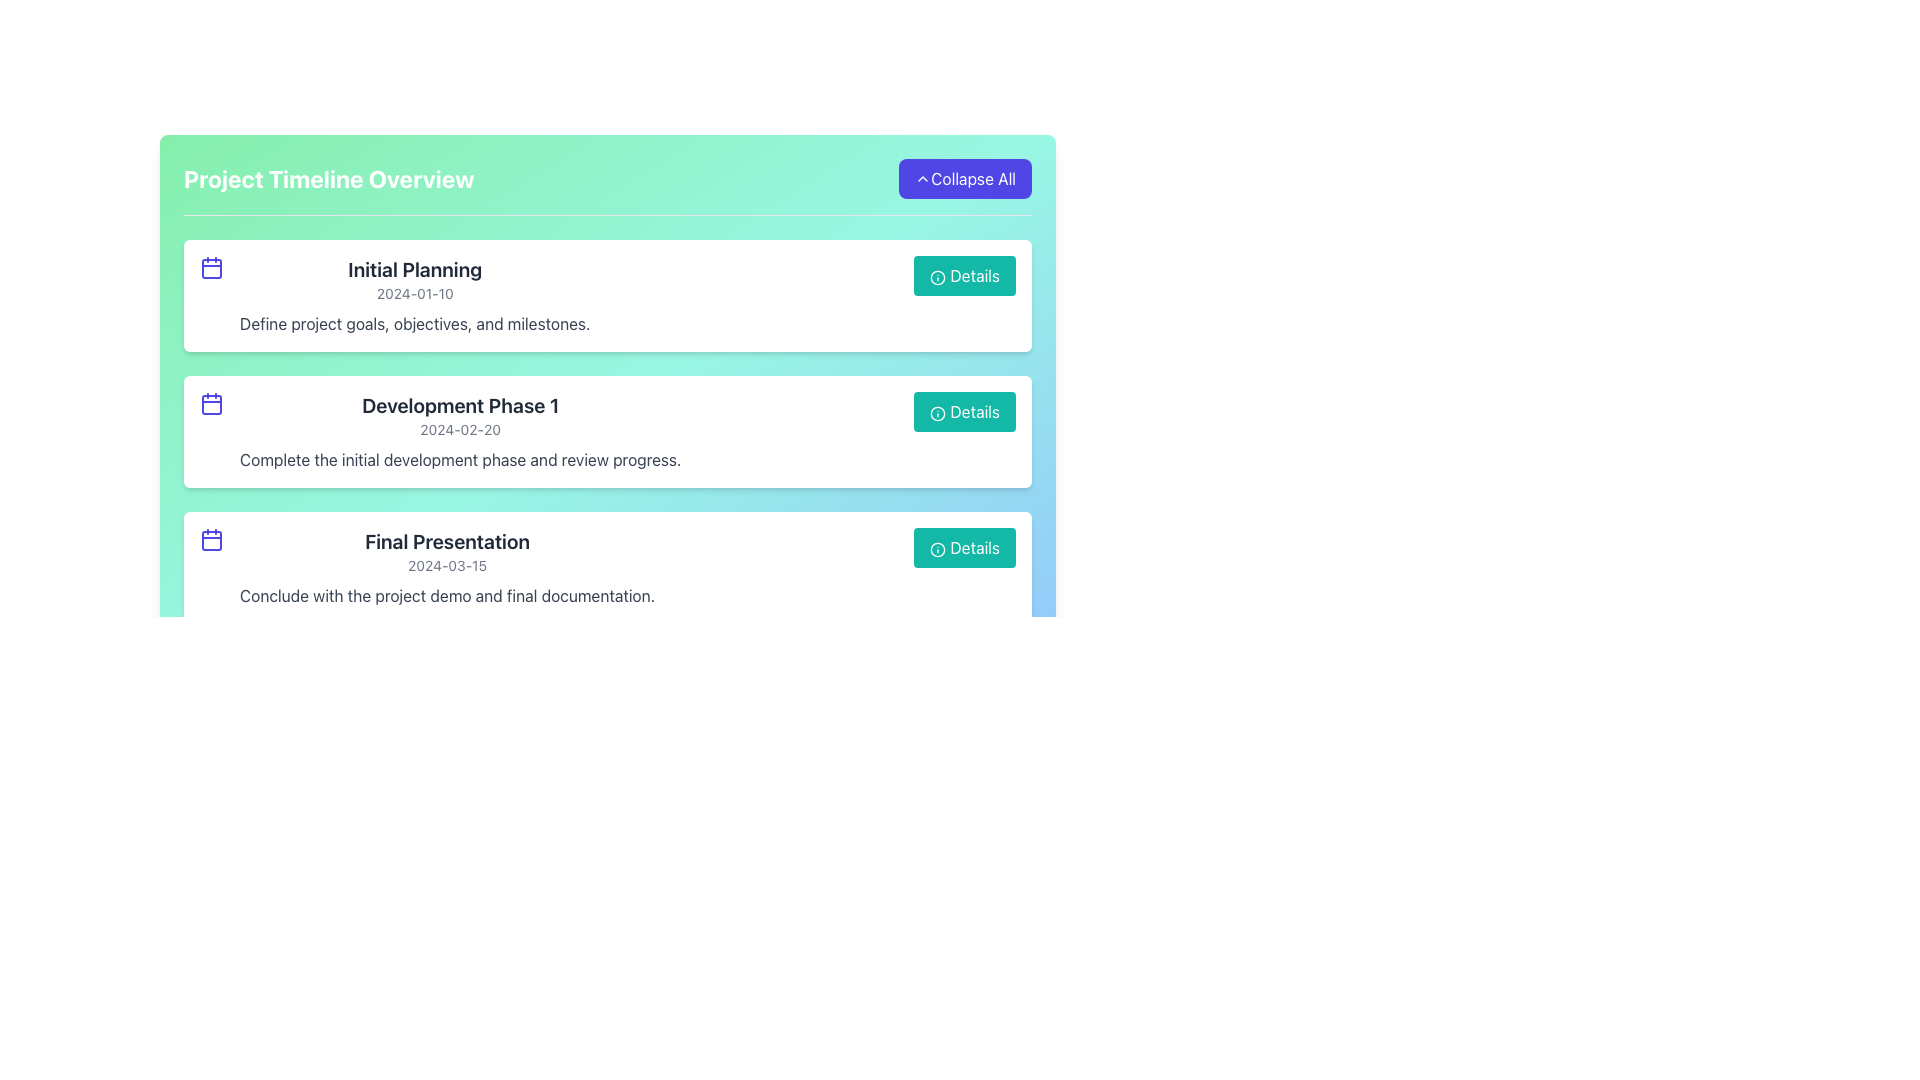 The height and width of the screenshot is (1080, 1920). What do you see at coordinates (937, 549) in the screenshot?
I see `the teal circular icon located within the 'Details' button on the right side of the 'Final Presentation' timeline item` at bounding box center [937, 549].